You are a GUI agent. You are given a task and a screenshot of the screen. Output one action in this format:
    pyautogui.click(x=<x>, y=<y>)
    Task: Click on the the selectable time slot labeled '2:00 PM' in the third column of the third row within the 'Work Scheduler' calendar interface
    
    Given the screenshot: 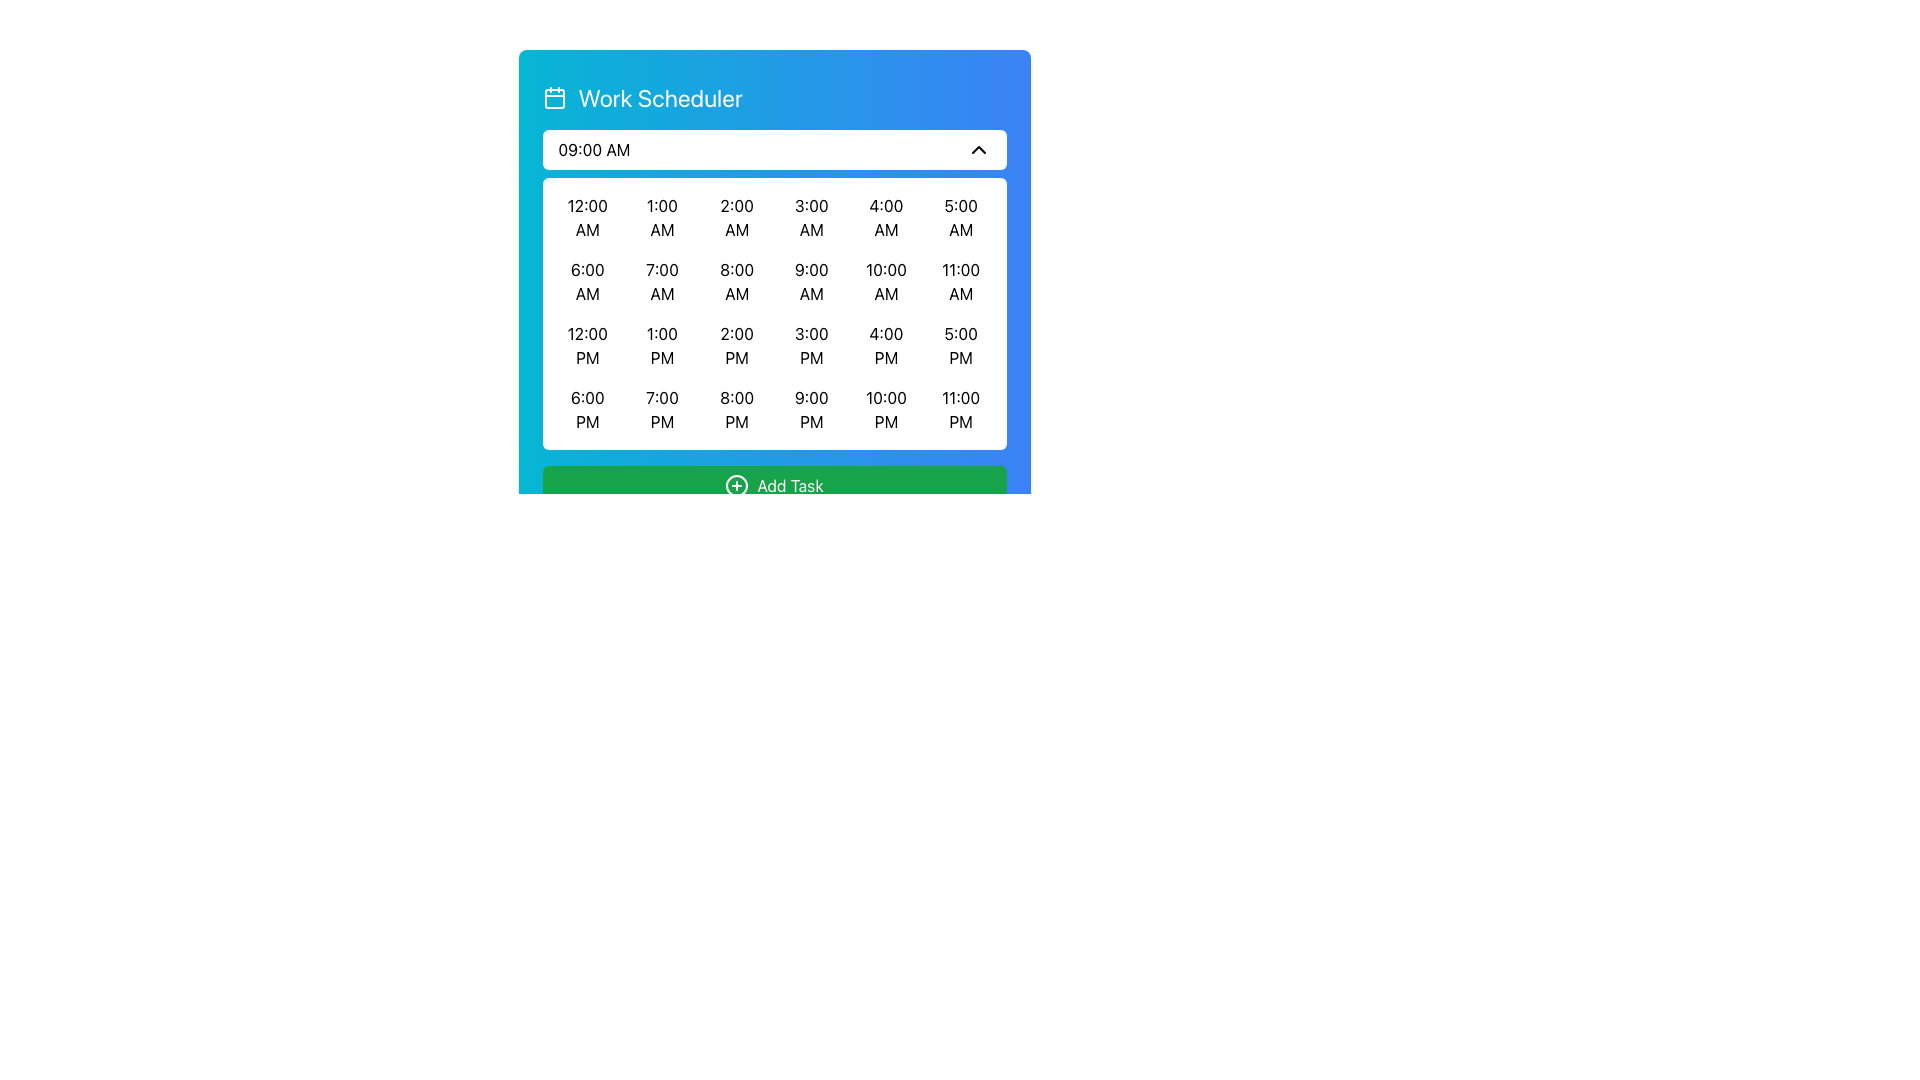 What is the action you would take?
    pyautogui.click(x=736, y=345)
    